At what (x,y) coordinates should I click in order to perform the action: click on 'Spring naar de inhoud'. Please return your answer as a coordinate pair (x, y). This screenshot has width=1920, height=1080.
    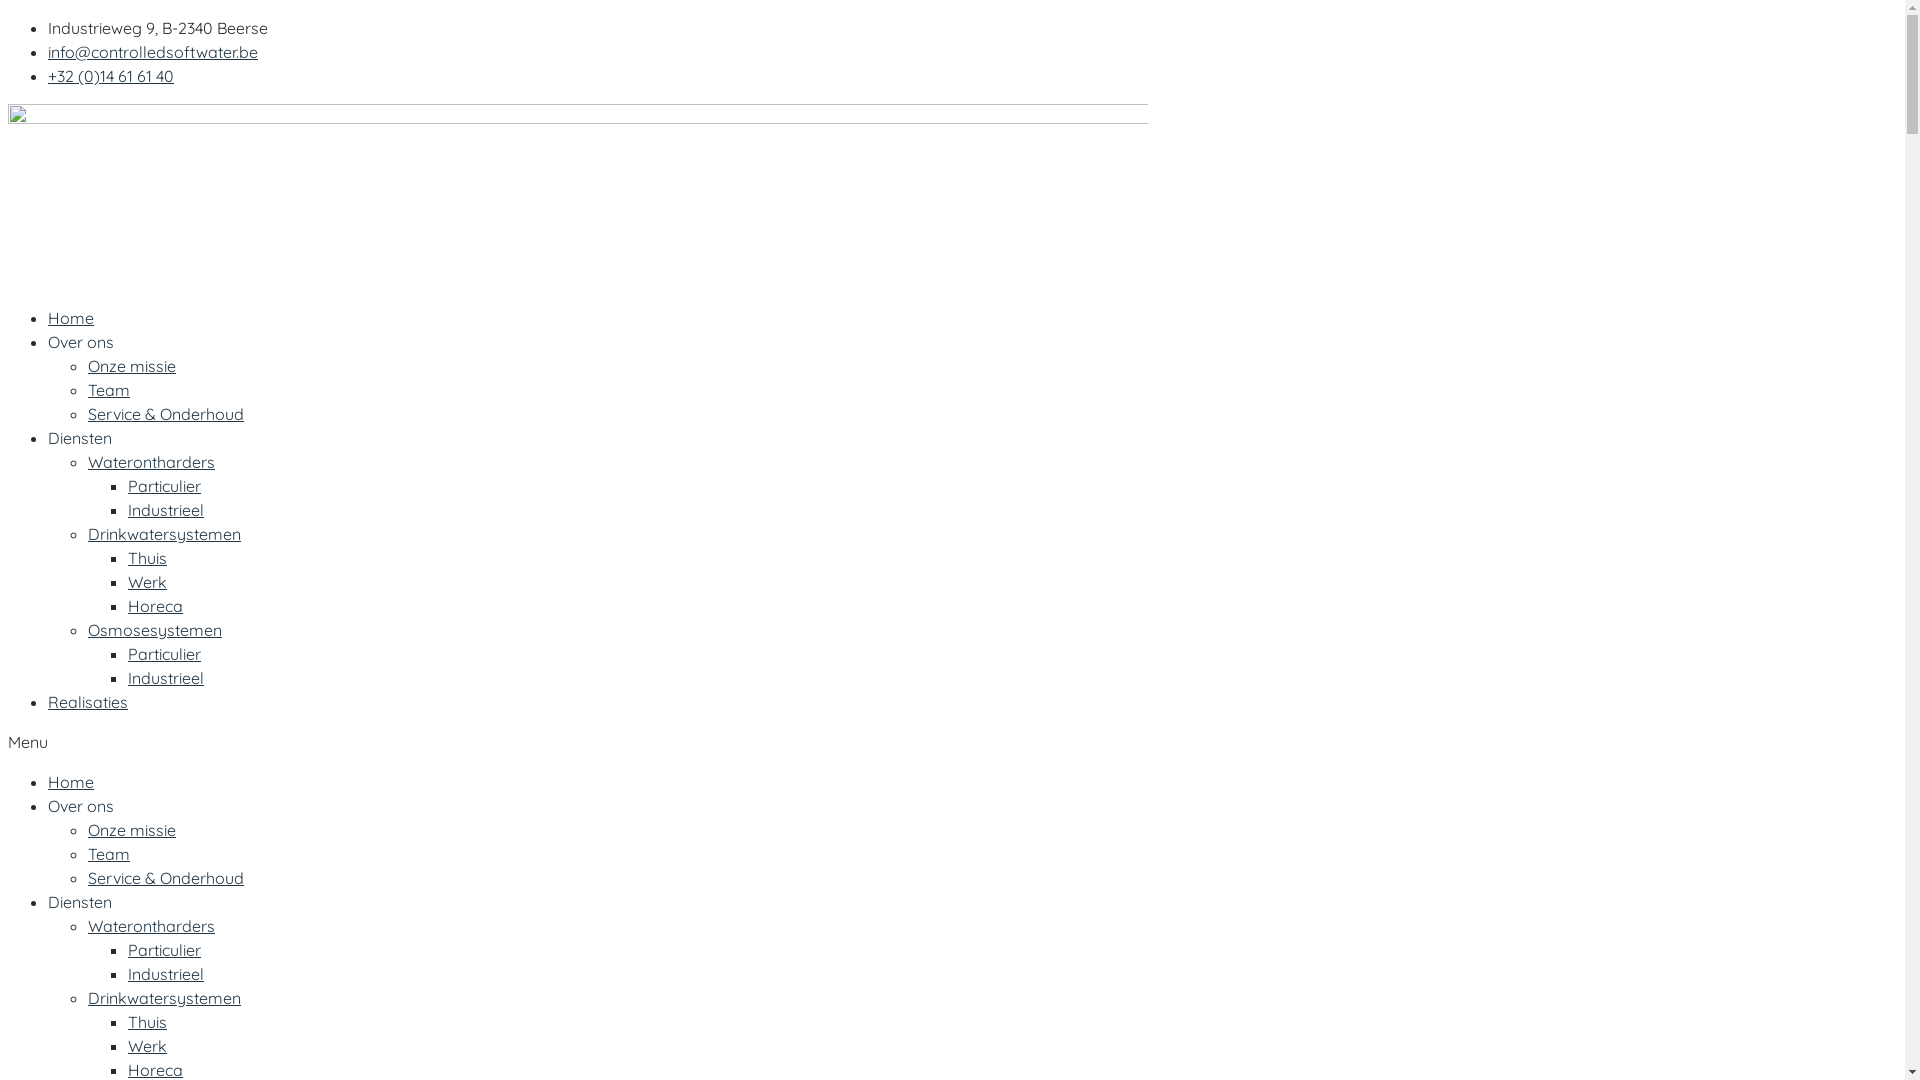
    Looking at the image, I should click on (7, 15).